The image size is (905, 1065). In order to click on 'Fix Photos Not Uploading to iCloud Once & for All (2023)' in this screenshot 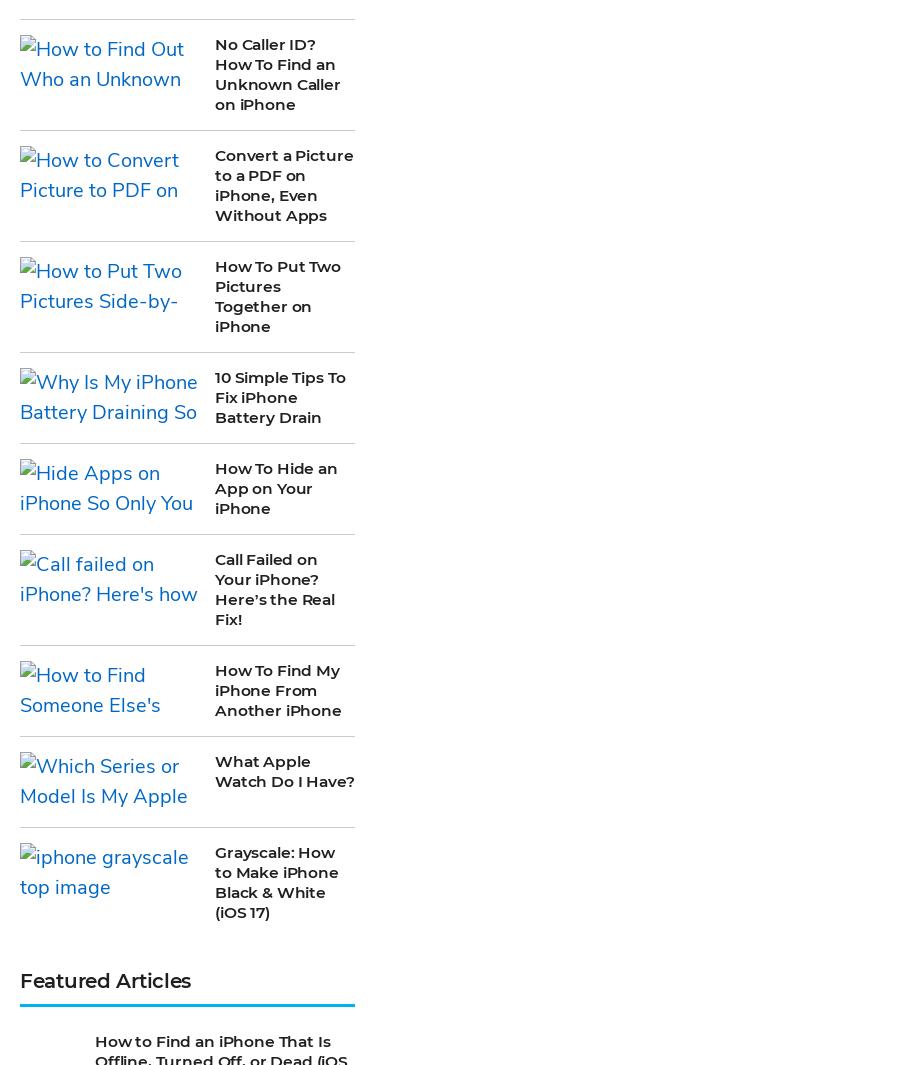, I will do `click(204, 827)`.